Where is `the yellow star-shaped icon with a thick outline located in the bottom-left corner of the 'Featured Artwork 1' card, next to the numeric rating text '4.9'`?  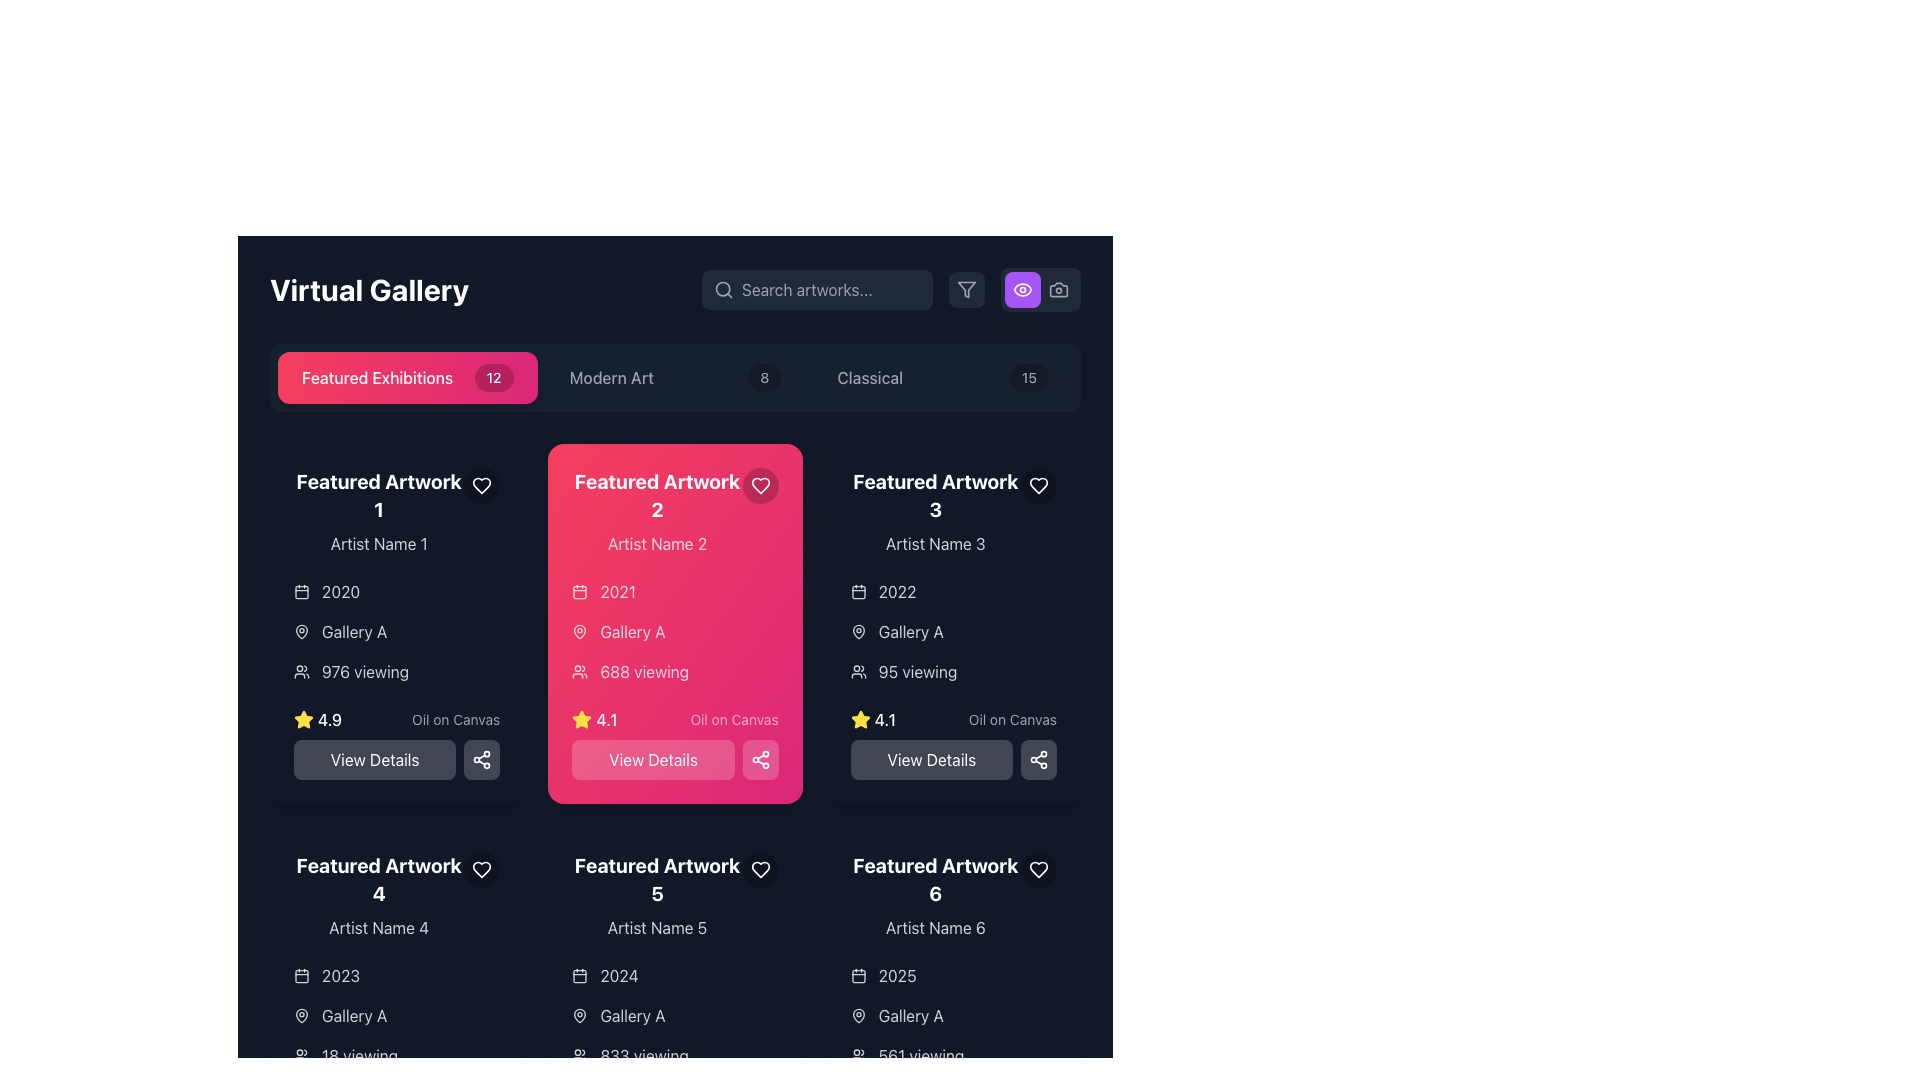
the yellow star-shaped icon with a thick outline located in the bottom-left corner of the 'Featured Artwork 1' card, next to the numeric rating text '4.9' is located at coordinates (302, 720).